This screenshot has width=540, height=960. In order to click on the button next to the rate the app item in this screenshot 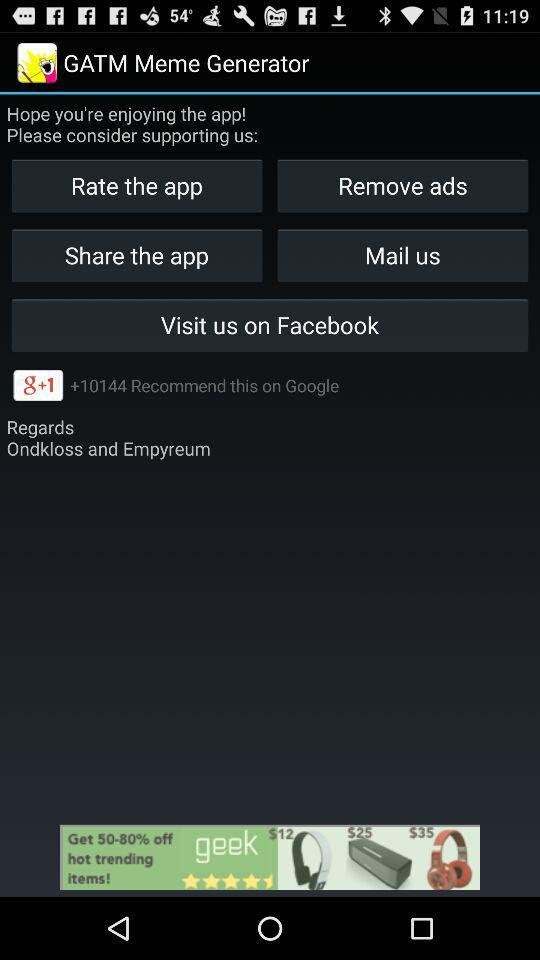, I will do `click(402, 185)`.